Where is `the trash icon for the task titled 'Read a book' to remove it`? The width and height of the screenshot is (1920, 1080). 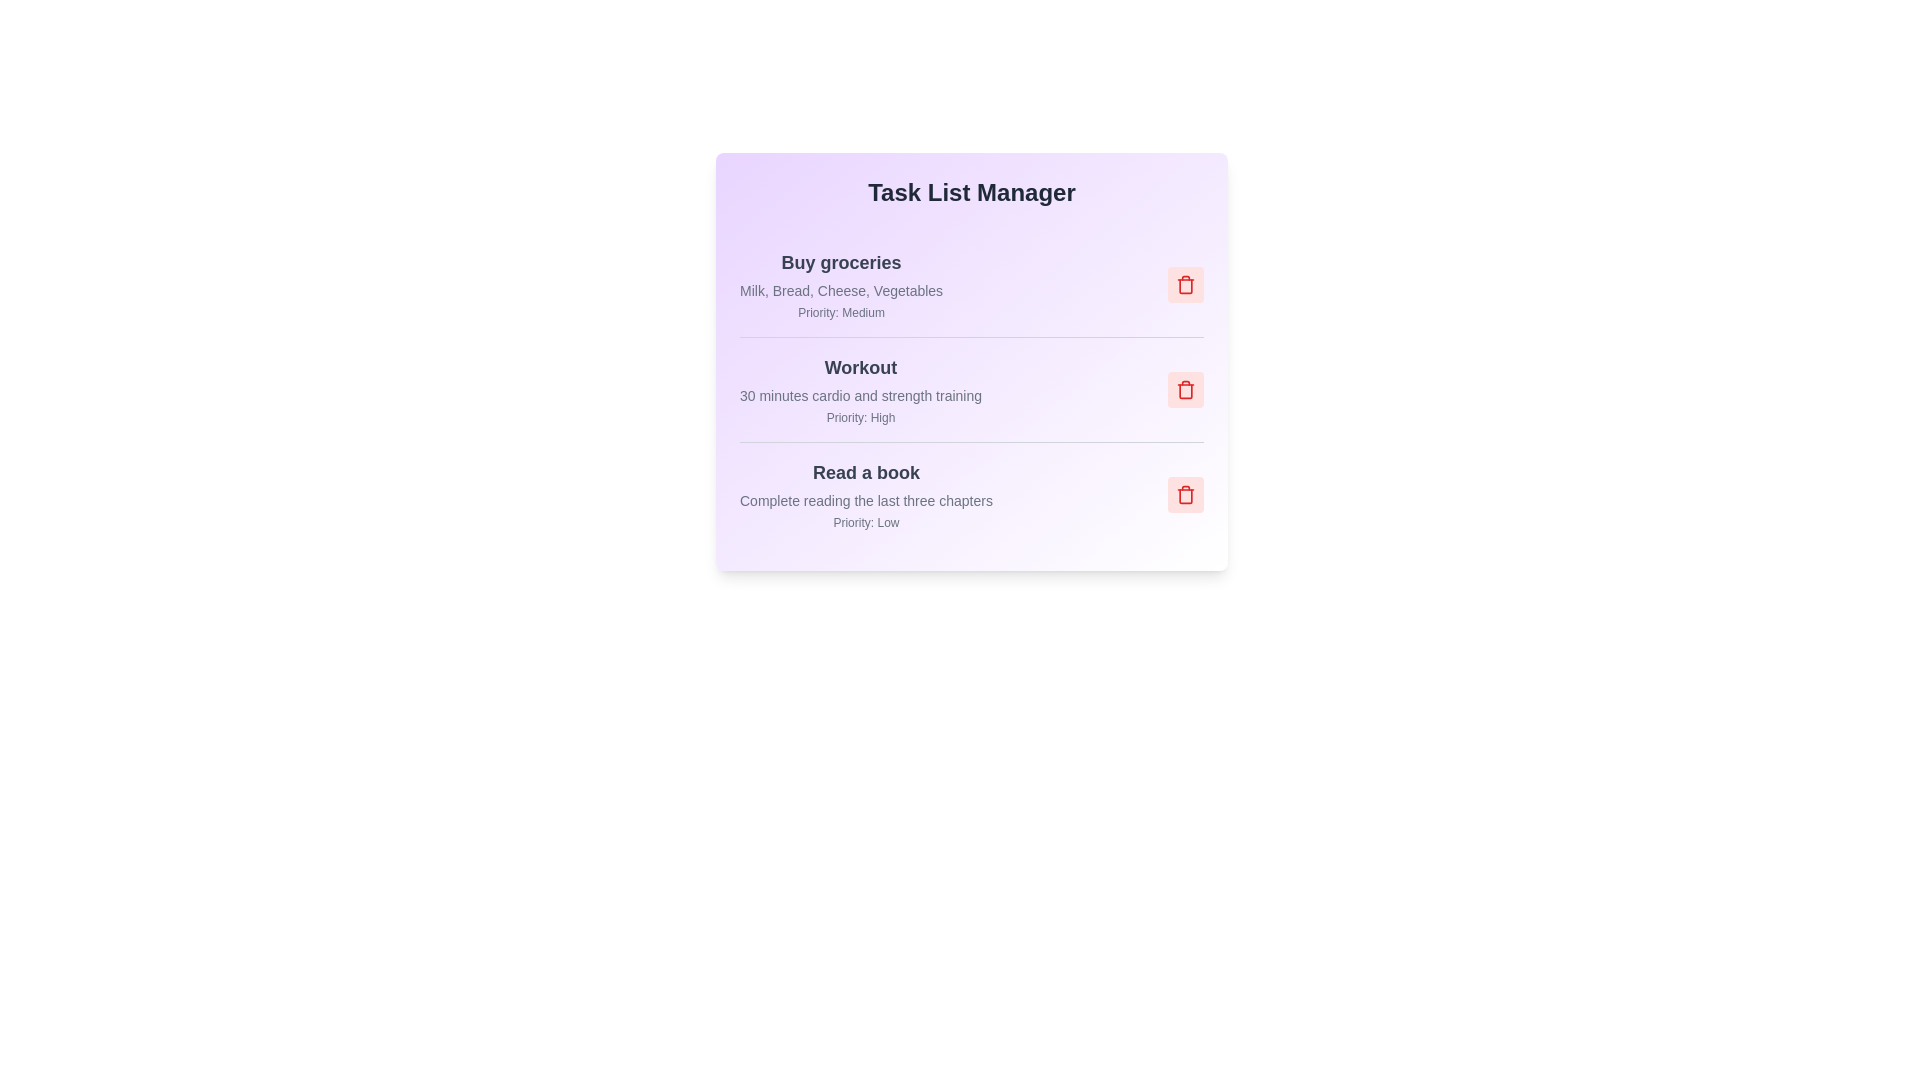 the trash icon for the task titled 'Read a book' to remove it is located at coordinates (1185, 494).